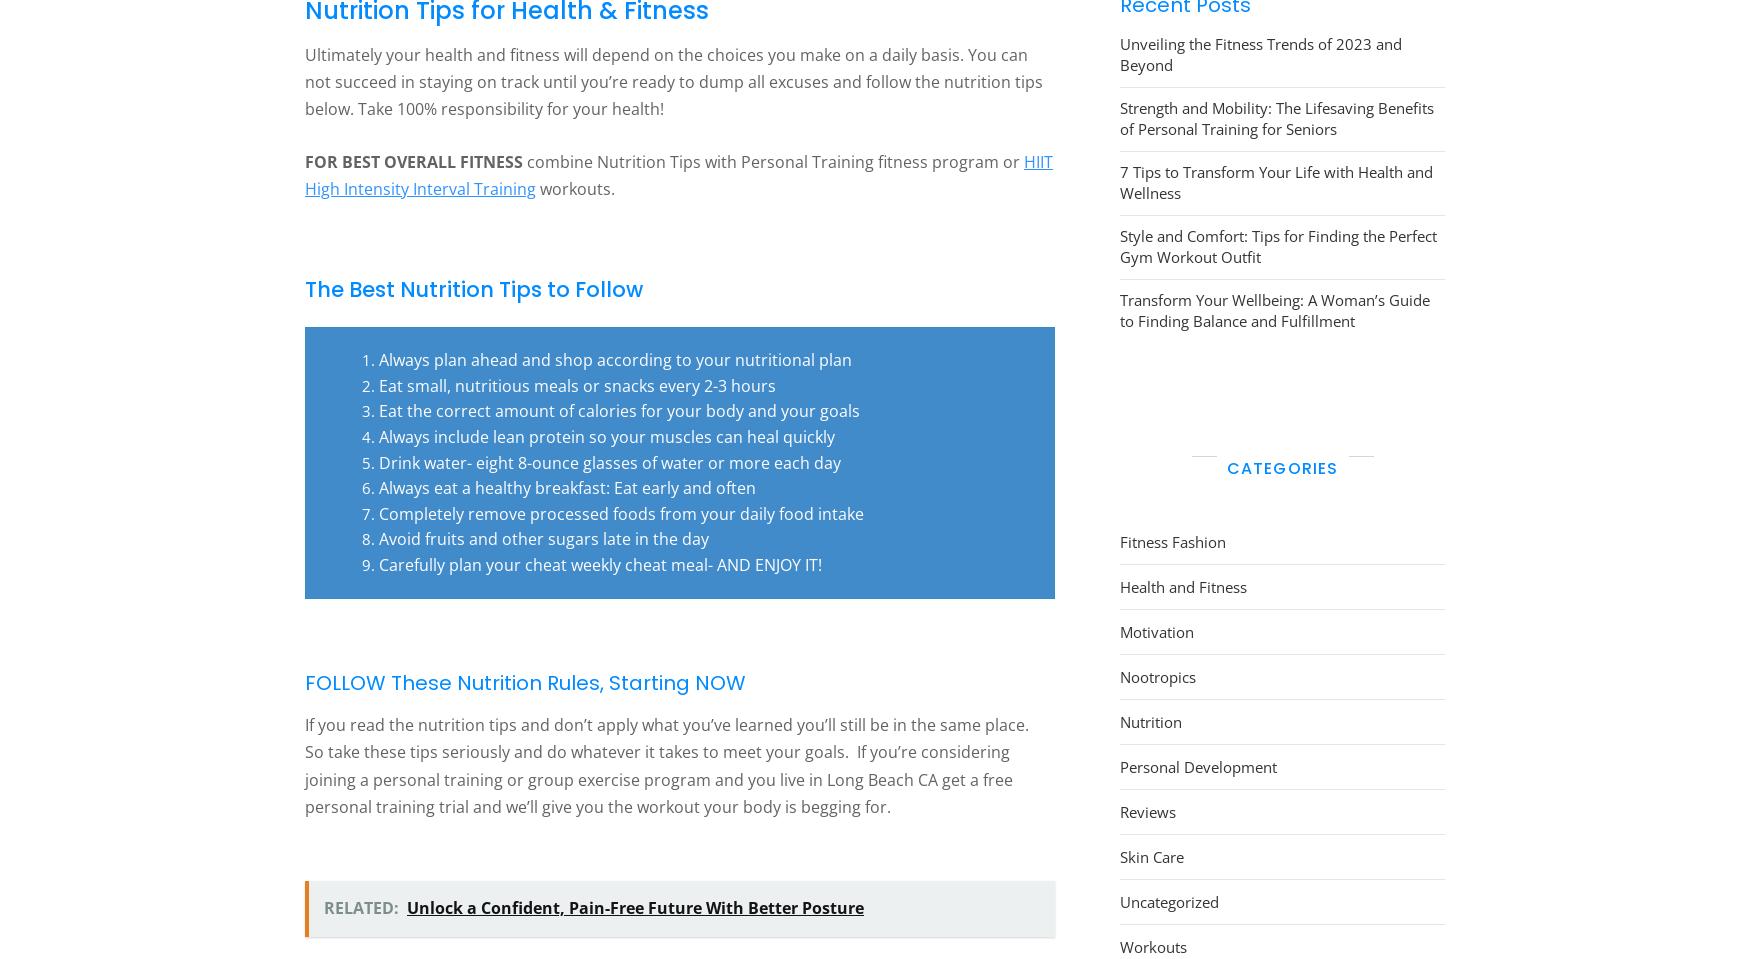 This screenshot has height=959, width=1750. What do you see at coordinates (634, 907) in the screenshot?
I see `'Unlock a Confident, Pain-Free Future With Better Posture'` at bounding box center [634, 907].